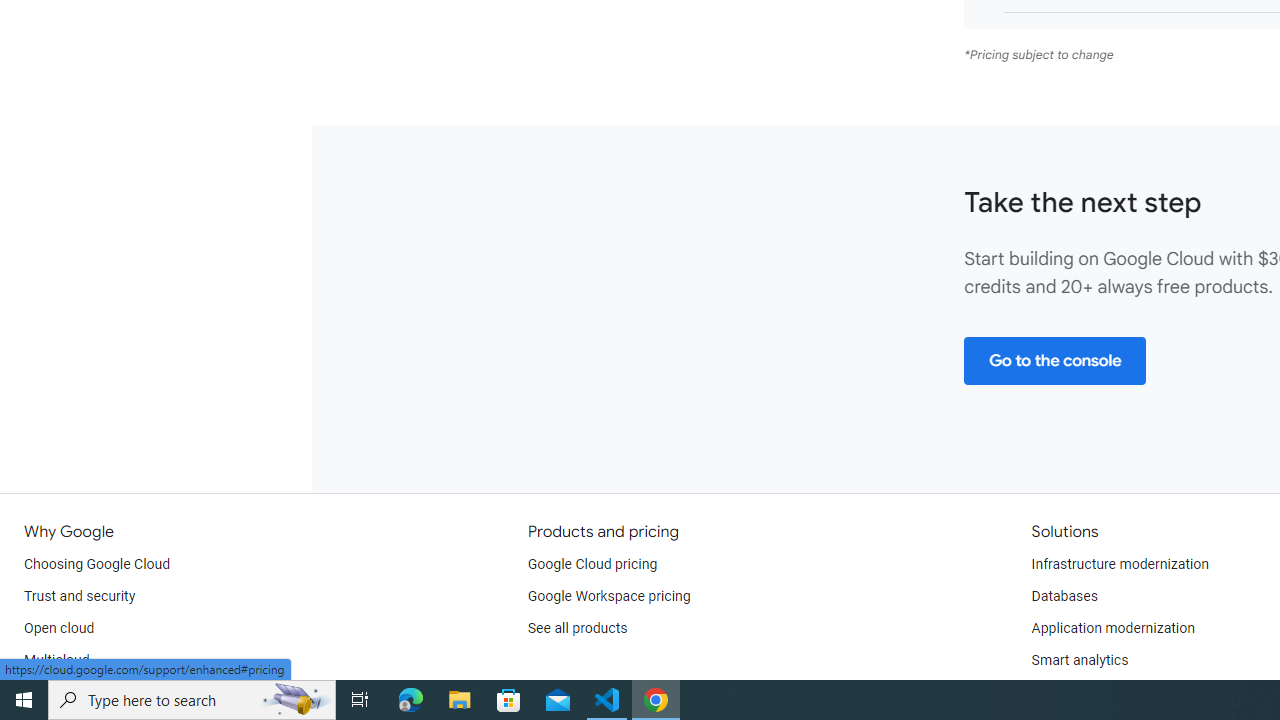 The width and height of the screenshot is (1280, 720). What do you see at coordinates (1111, 627) in the screenshot?
I see `'Application modernization'` at bounding box center [1111, 627].